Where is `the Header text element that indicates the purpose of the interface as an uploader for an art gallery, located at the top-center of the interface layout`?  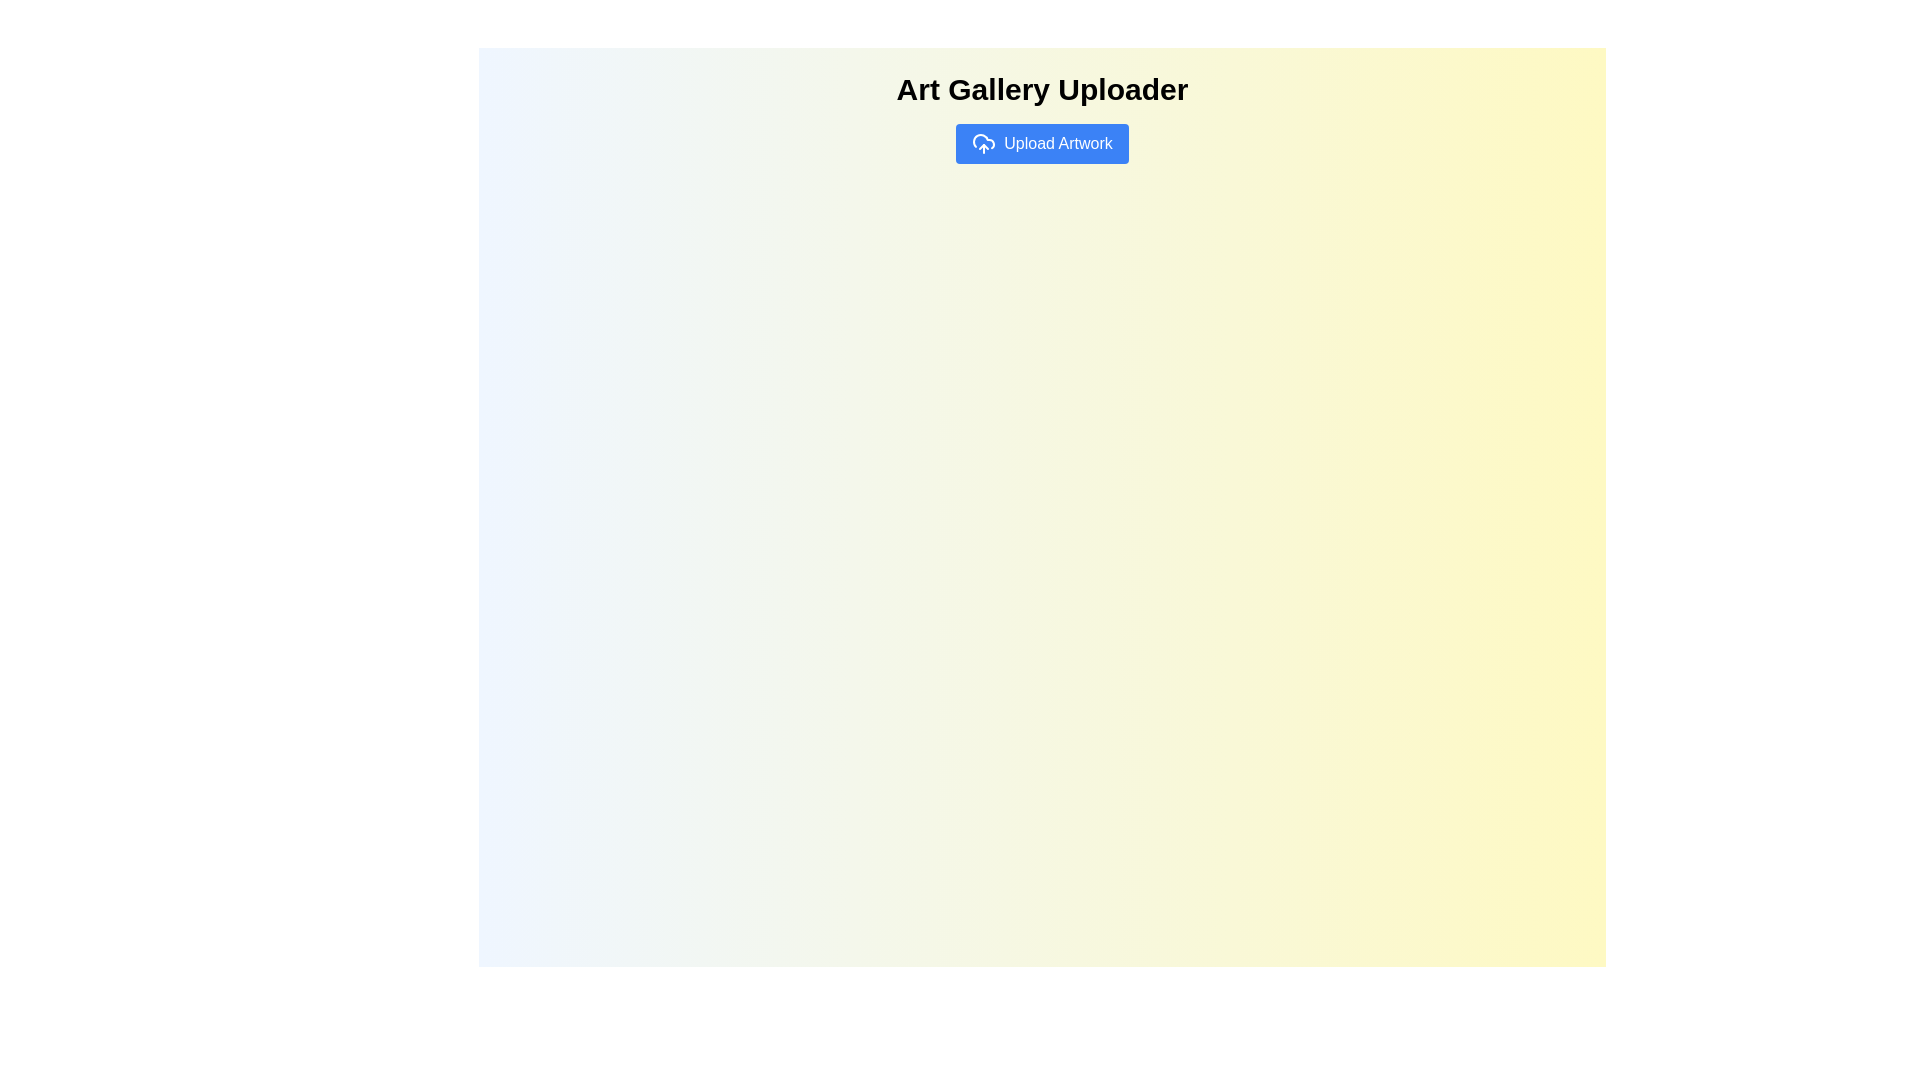 the Header text element that indicates the purpose of the interface as an uploader for an art gallery, located at the top-center of the interface layout is located at coordinates (1041, 88).